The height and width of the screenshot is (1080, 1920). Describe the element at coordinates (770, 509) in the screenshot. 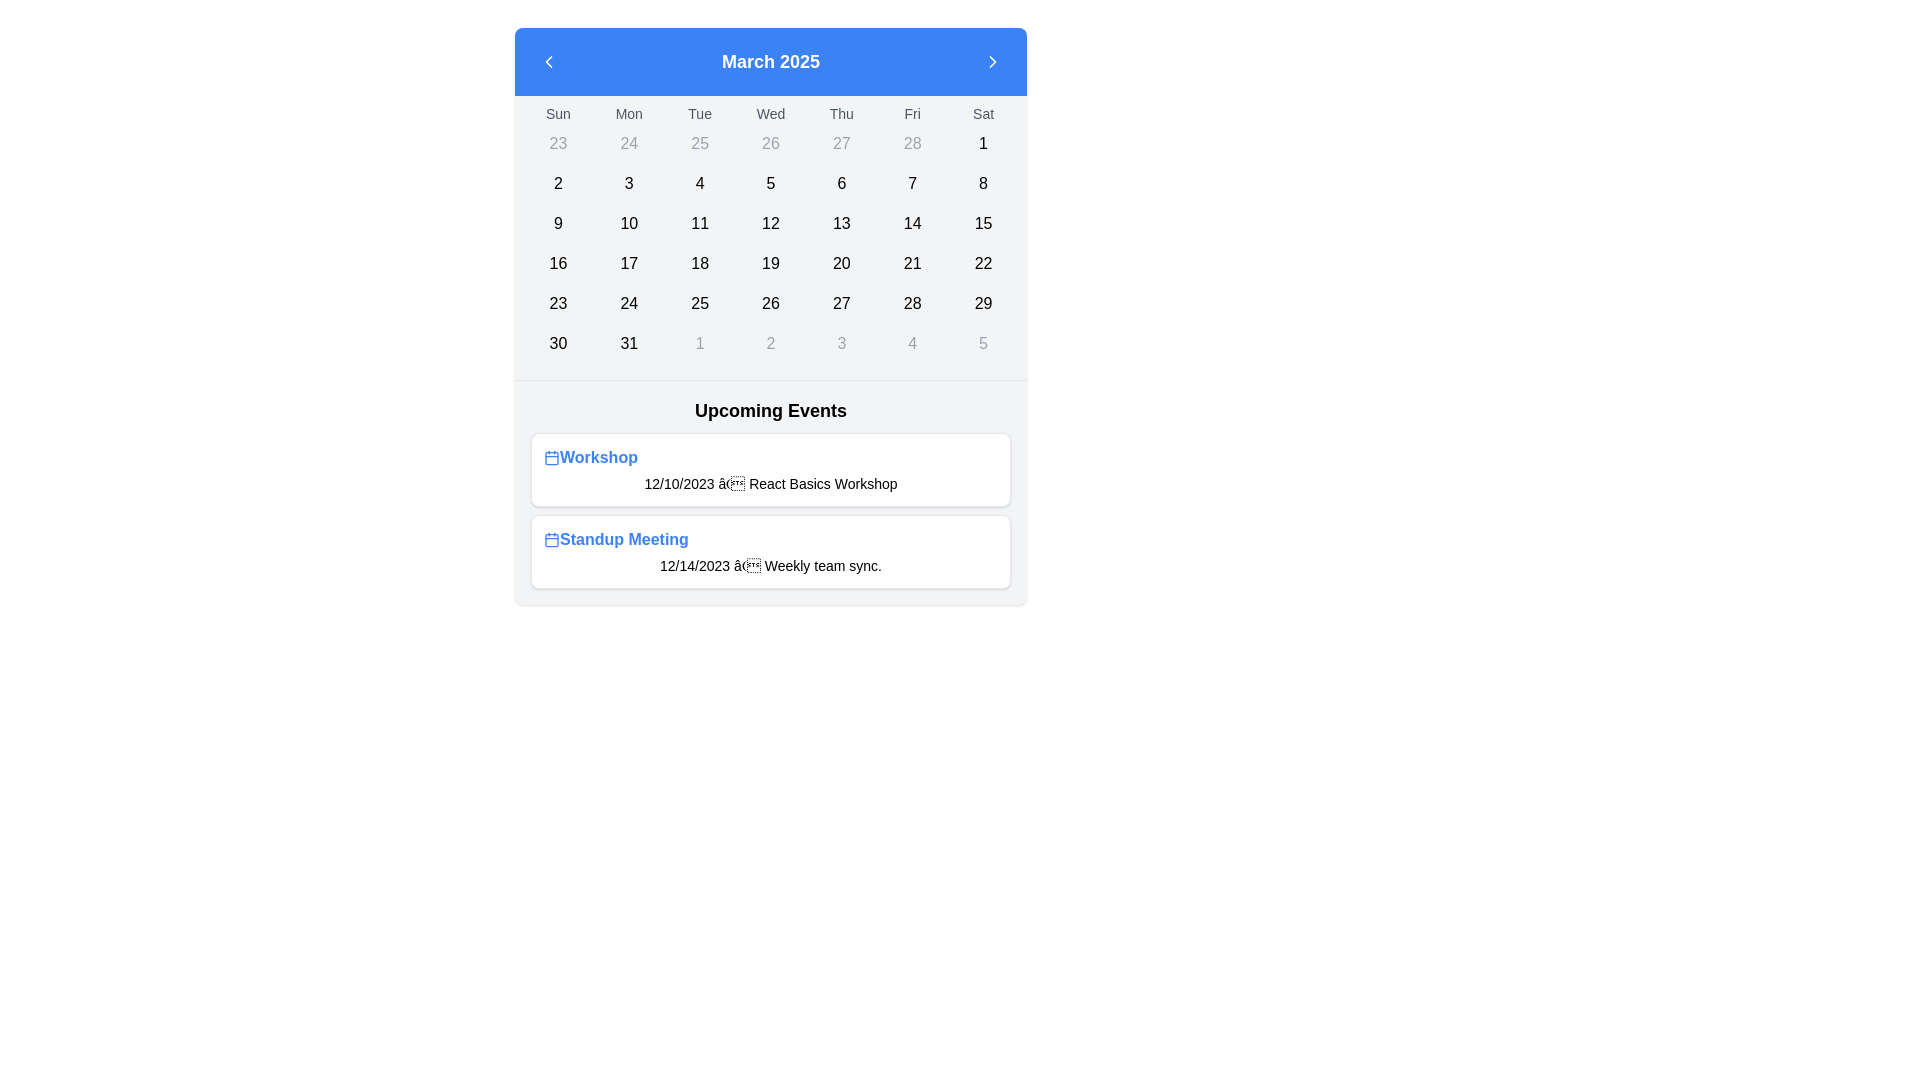

I see `an event in the 'Upcoming Events' list` at that location.